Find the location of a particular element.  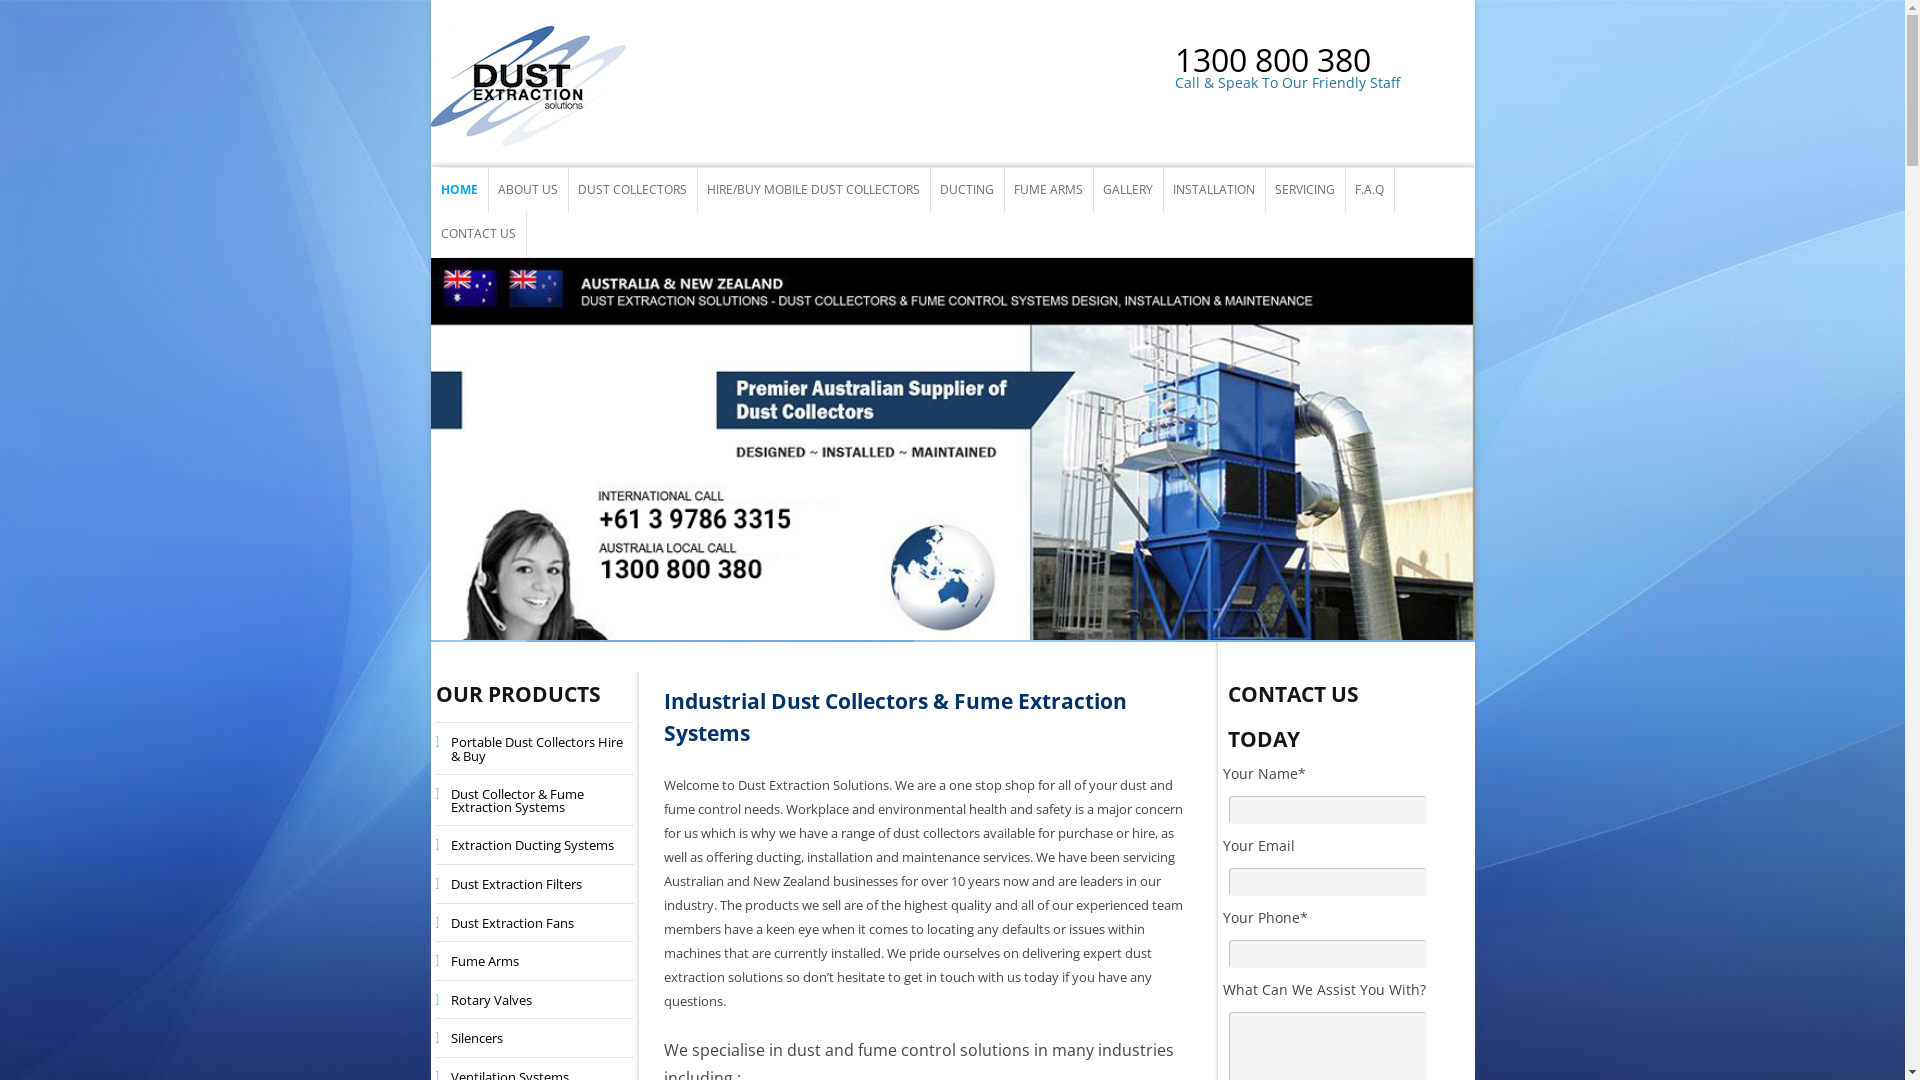

'GALLERY' is located at coordinates (1127, 189).